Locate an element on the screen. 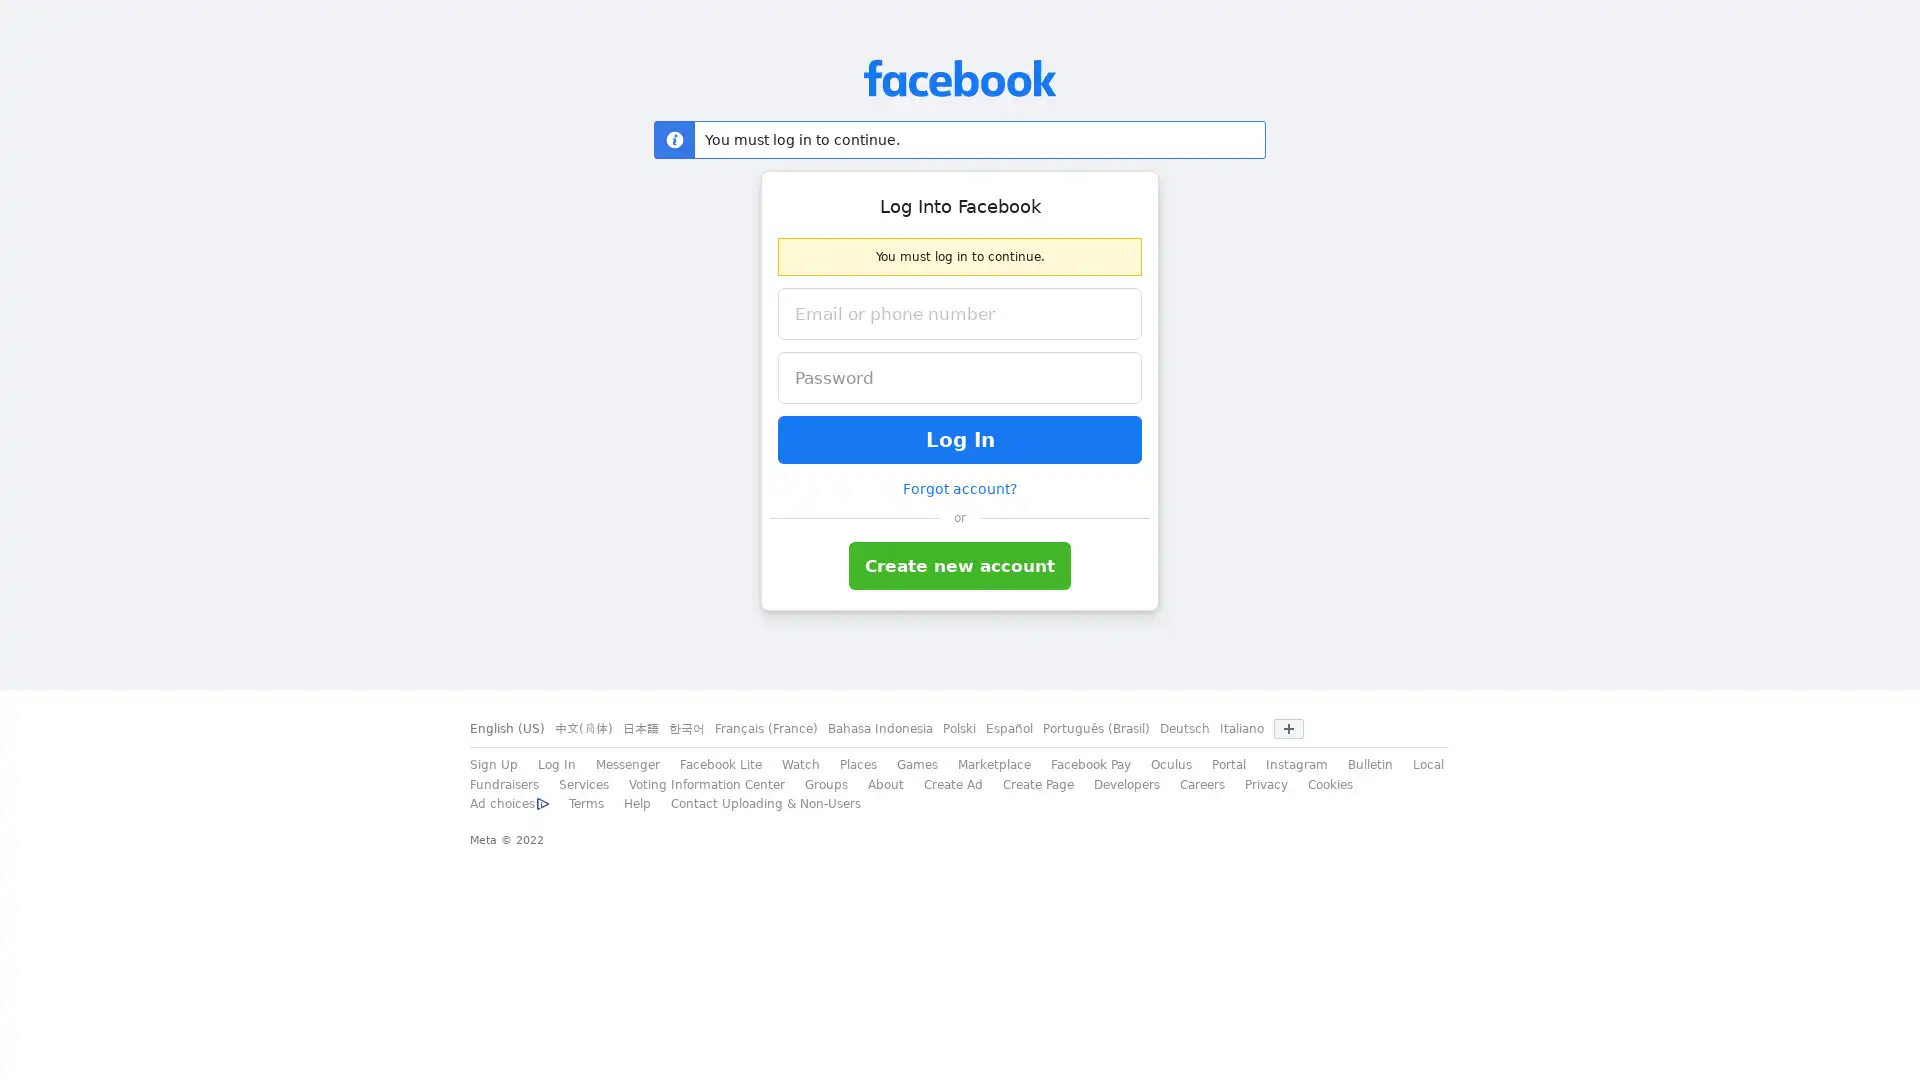  Create new account is located at coordinates (960, 566).